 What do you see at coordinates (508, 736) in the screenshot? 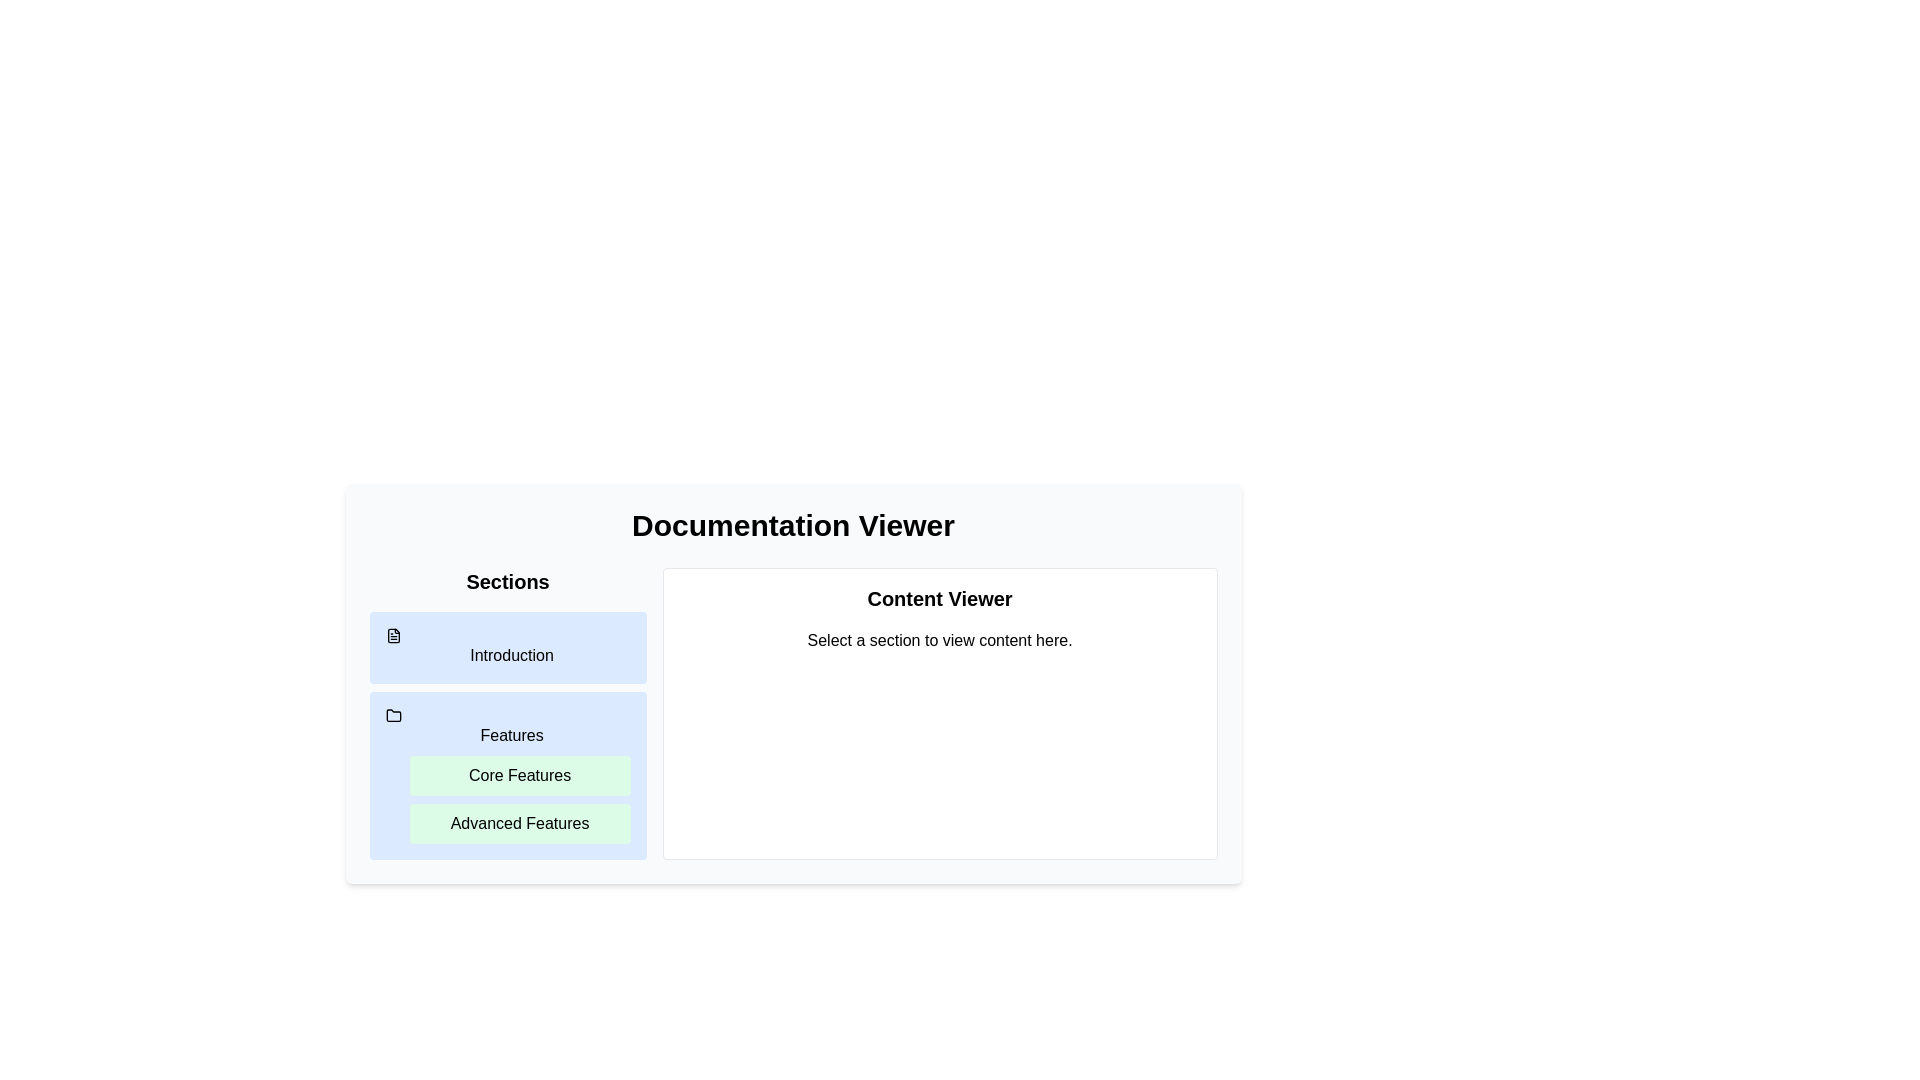
I see `the second menu item in the sidebar navigation, which is positioned below 'Introduction' and above 'Core Features'` at bounding box center [508, 736].